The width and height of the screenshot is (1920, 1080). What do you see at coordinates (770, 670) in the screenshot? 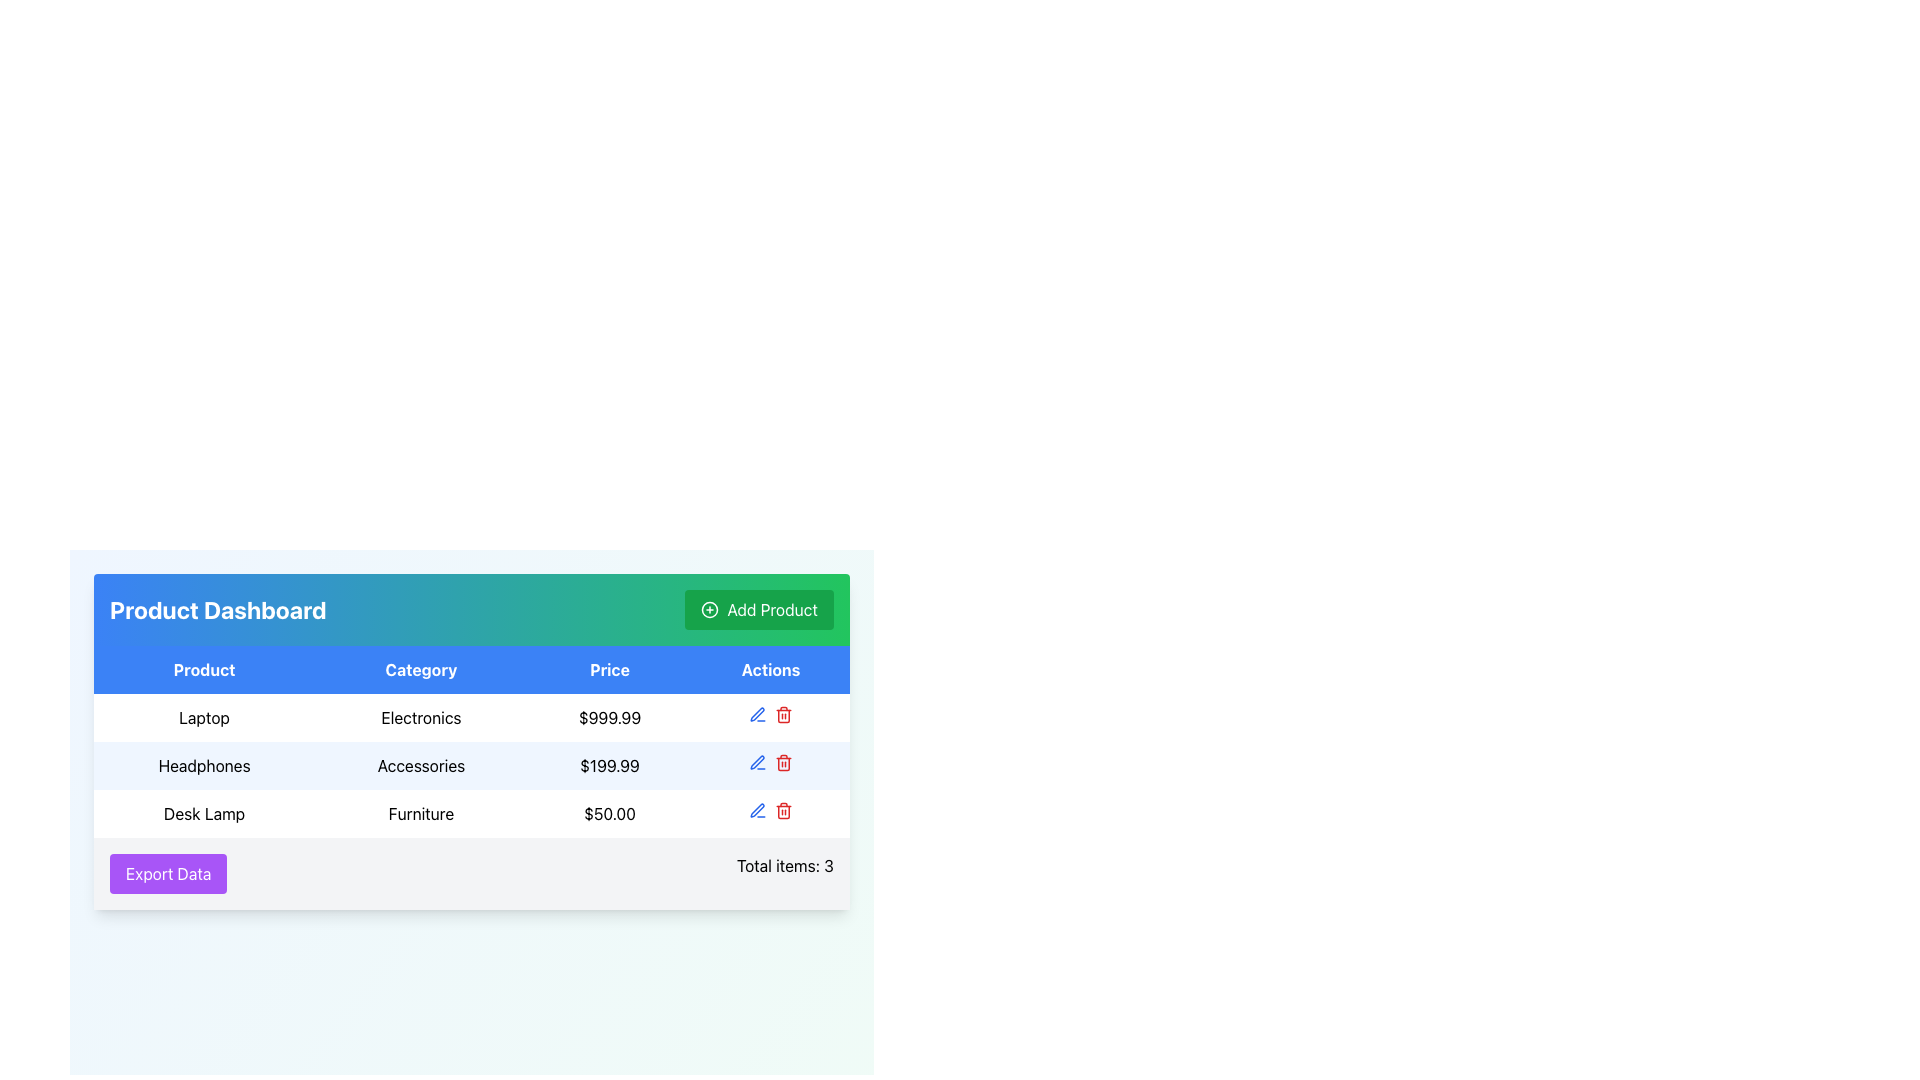
I see `the fourth column header in the table that indicates action-related functionalities for the corresponding rows` at bounding box center [770, 670].